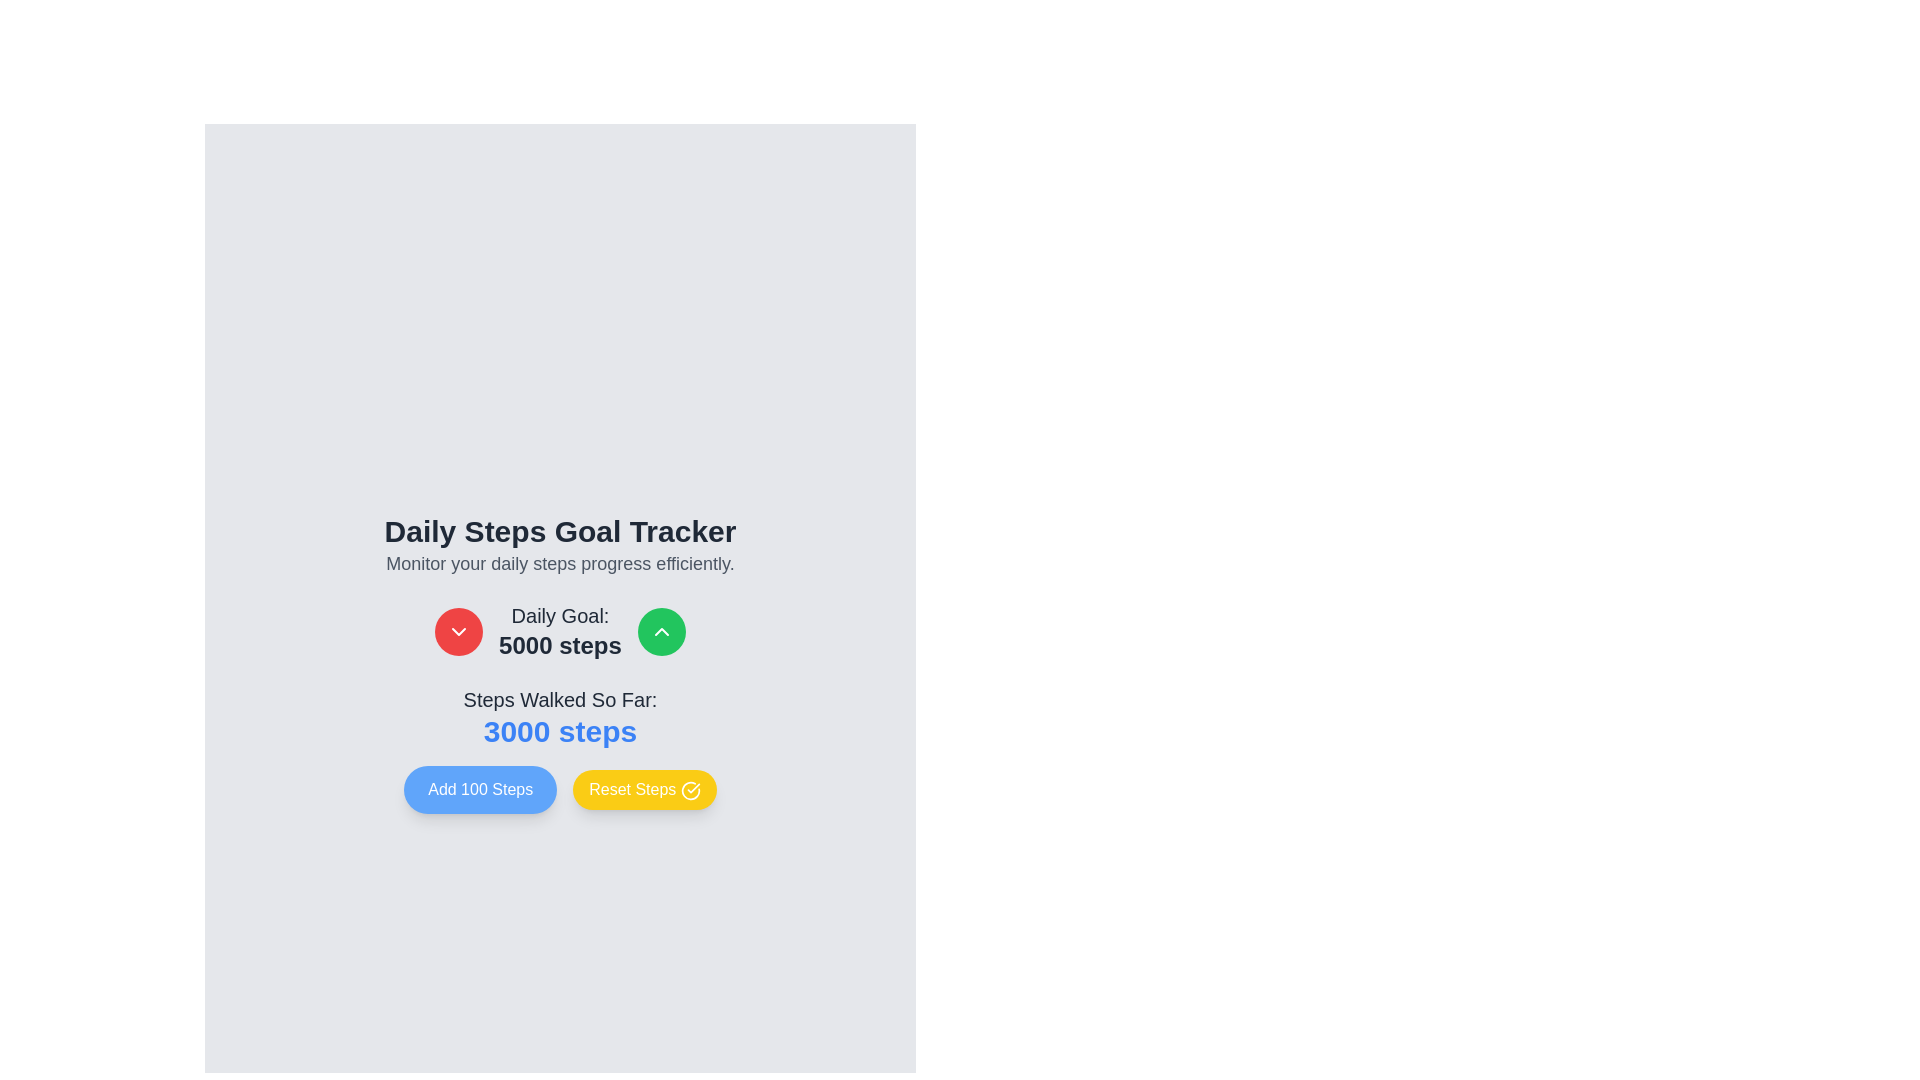 Image resolution: width=1920 pixels, height=1080 pixels. Describe the element at coordinates (458, 632) in the screenshot. I see `the downward chevron icon button located within the red circular button under the 'Daily Goal: 5000 steps' heading` at that location.